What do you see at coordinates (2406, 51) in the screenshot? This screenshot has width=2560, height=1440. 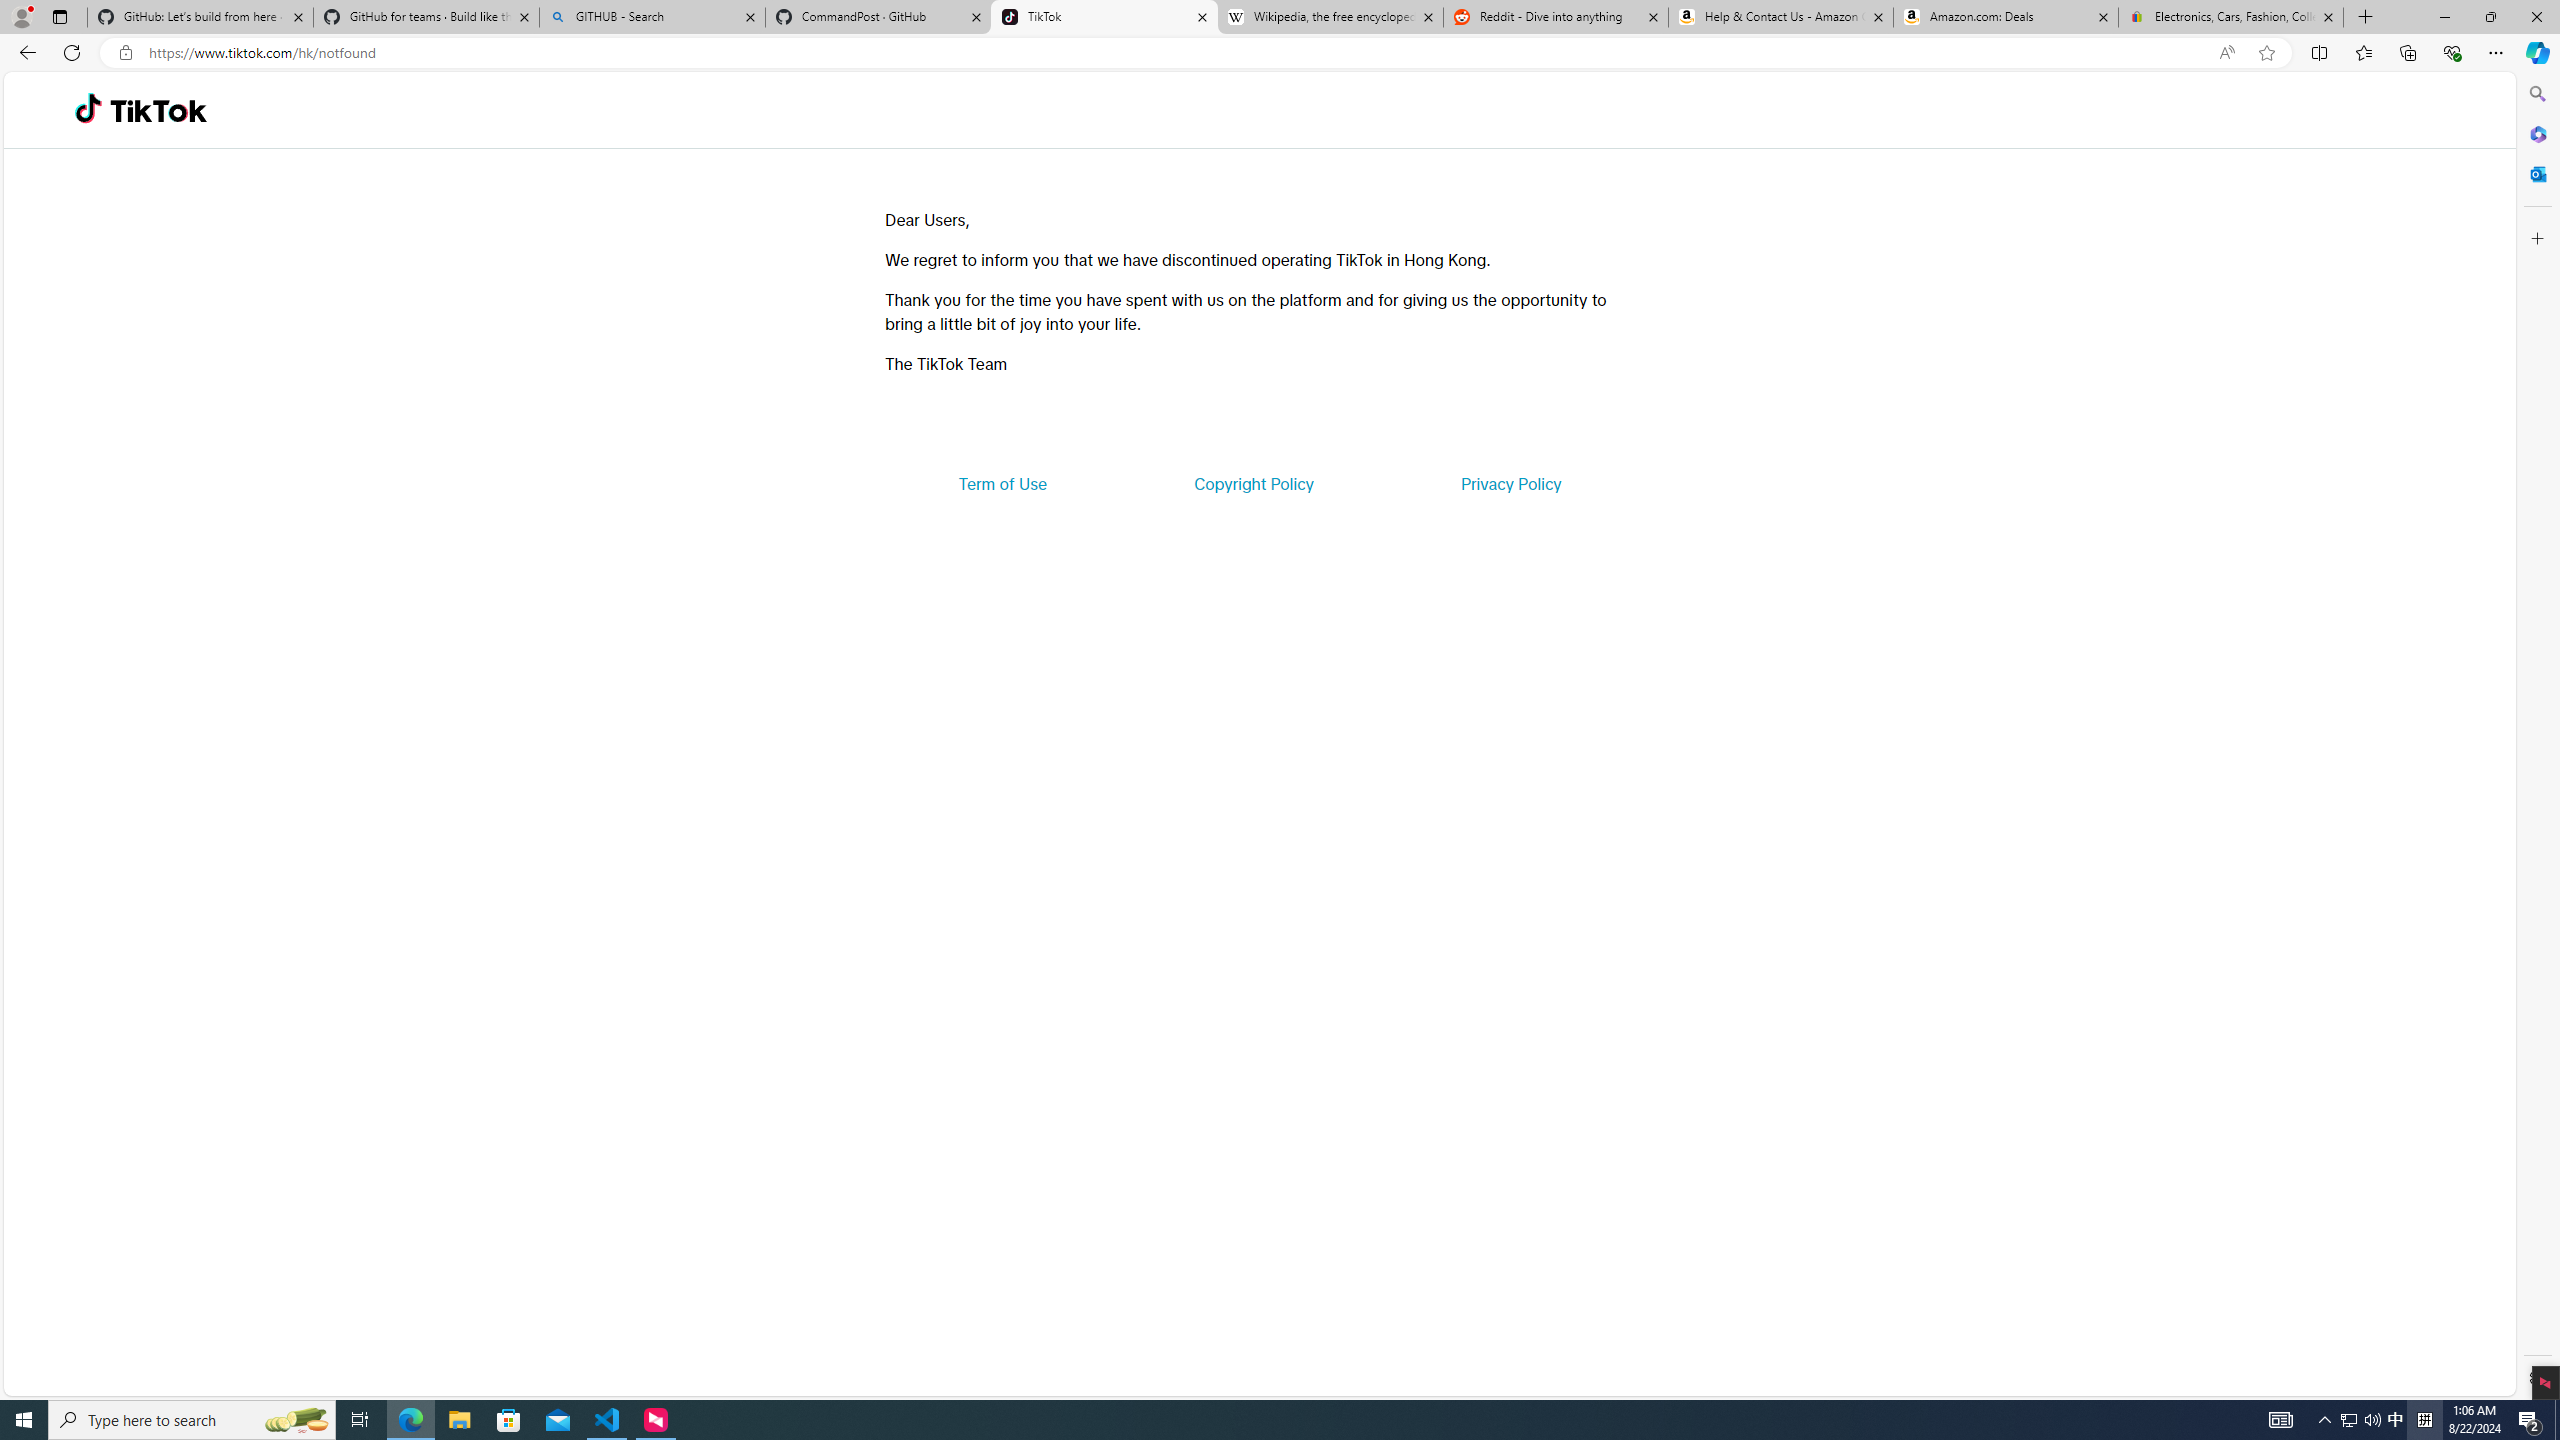 I see `'Collections'` at bounding box center [2406, 51].